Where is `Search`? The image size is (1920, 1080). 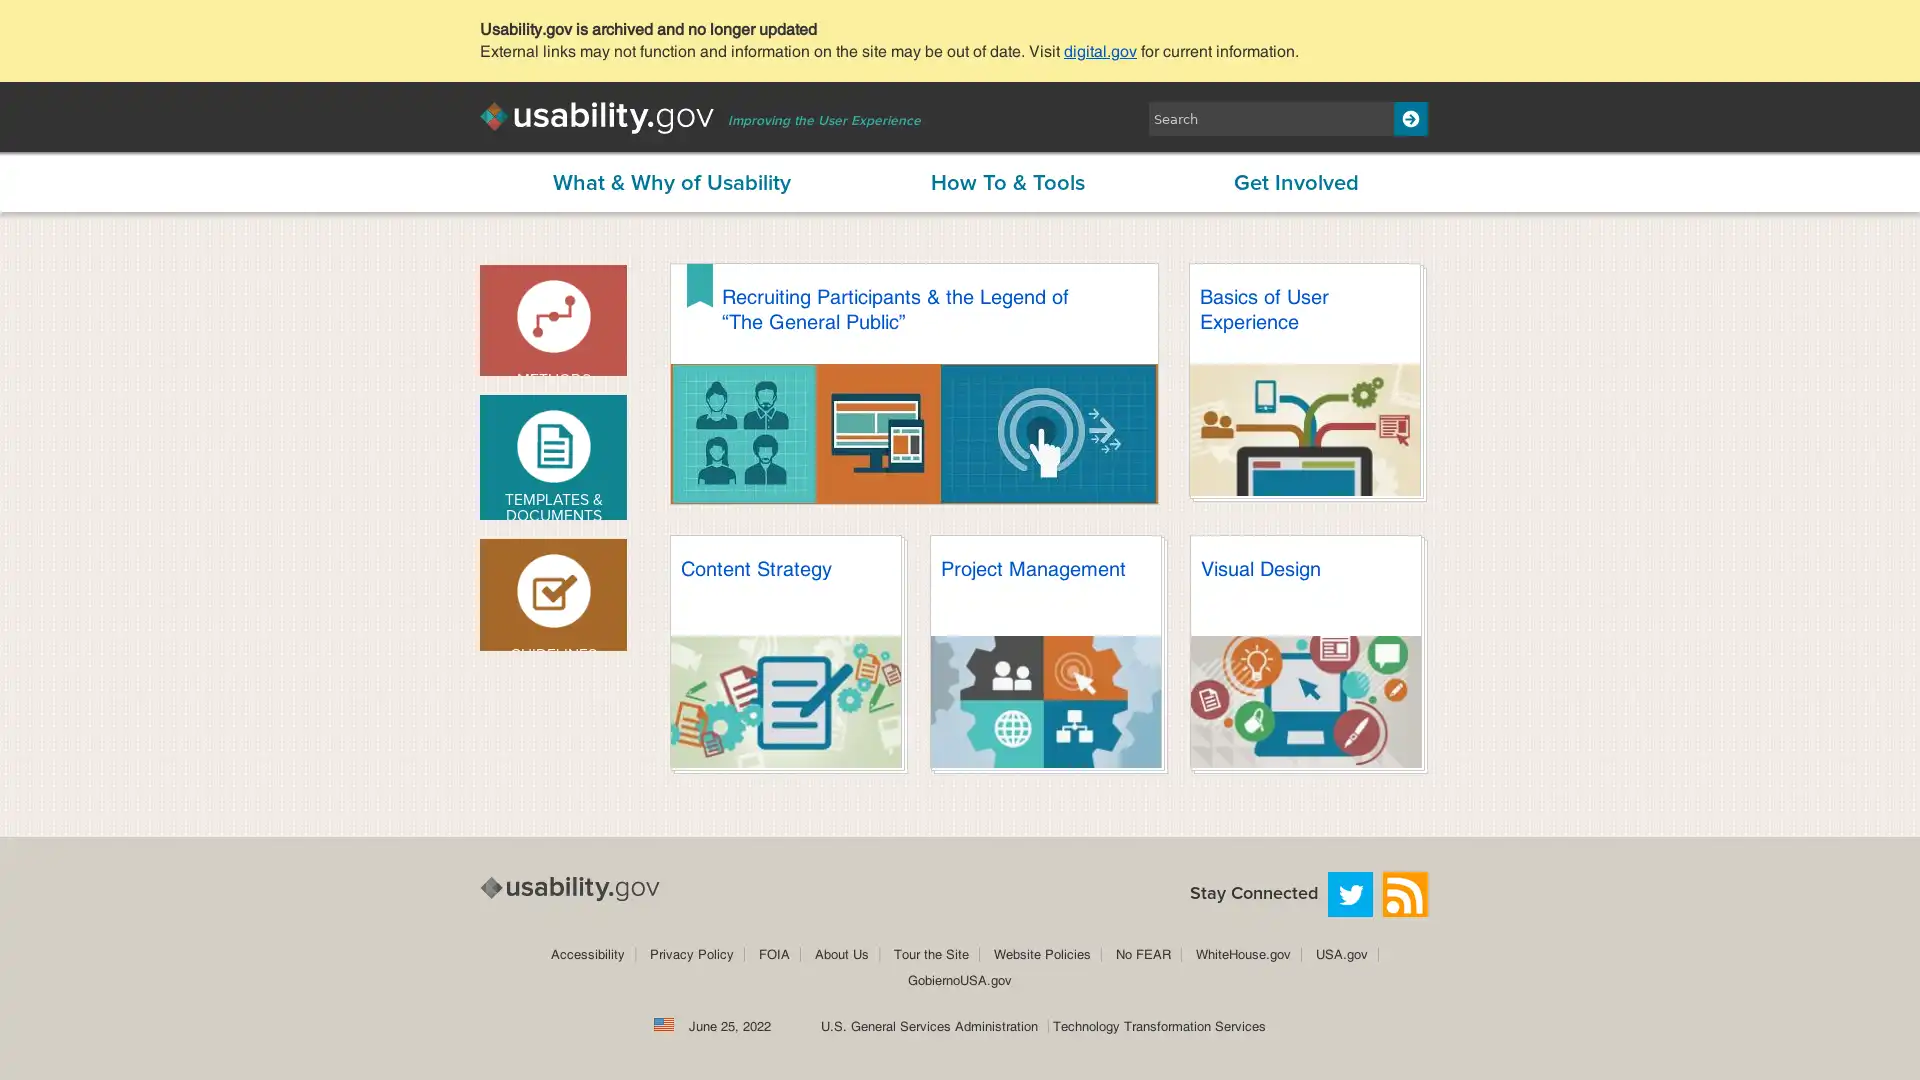
Search is located at coordinates (1410, 119).